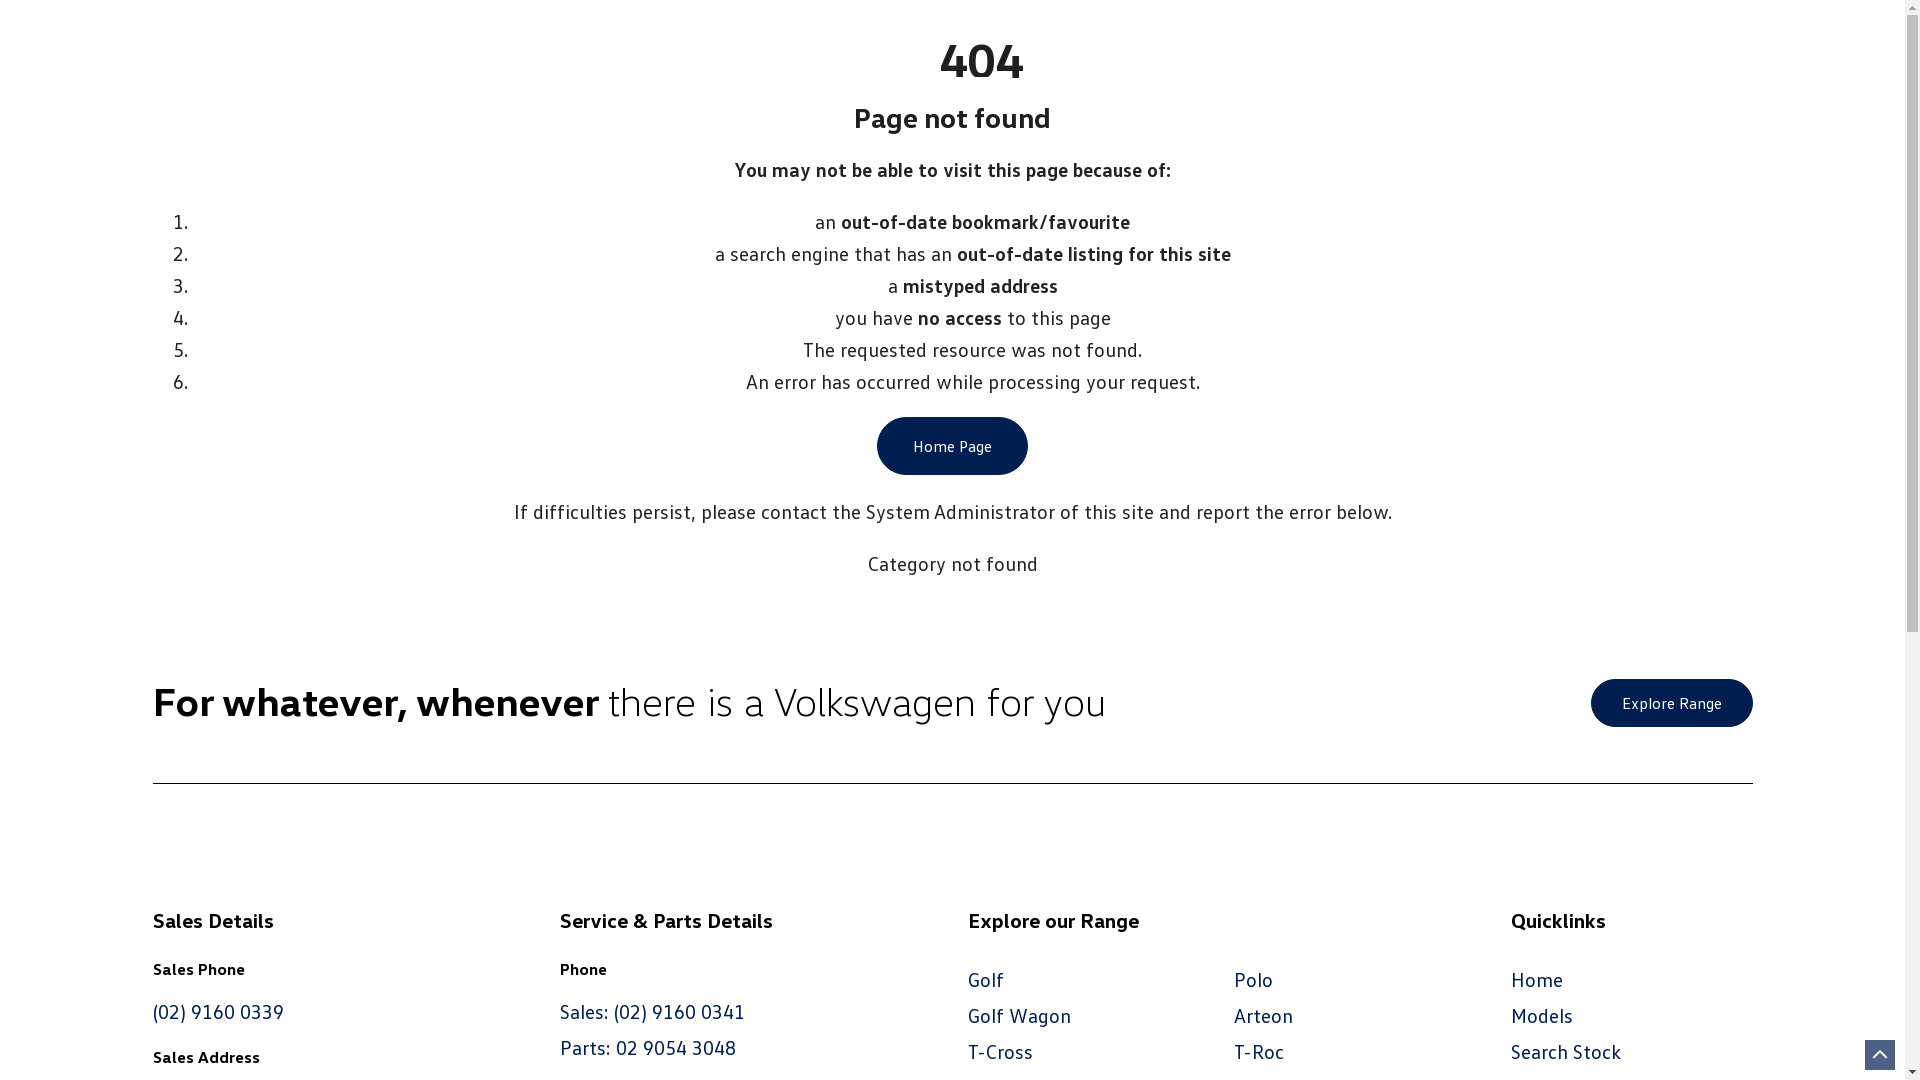  I want to click on 'Explore Range', so click(1670, 701).